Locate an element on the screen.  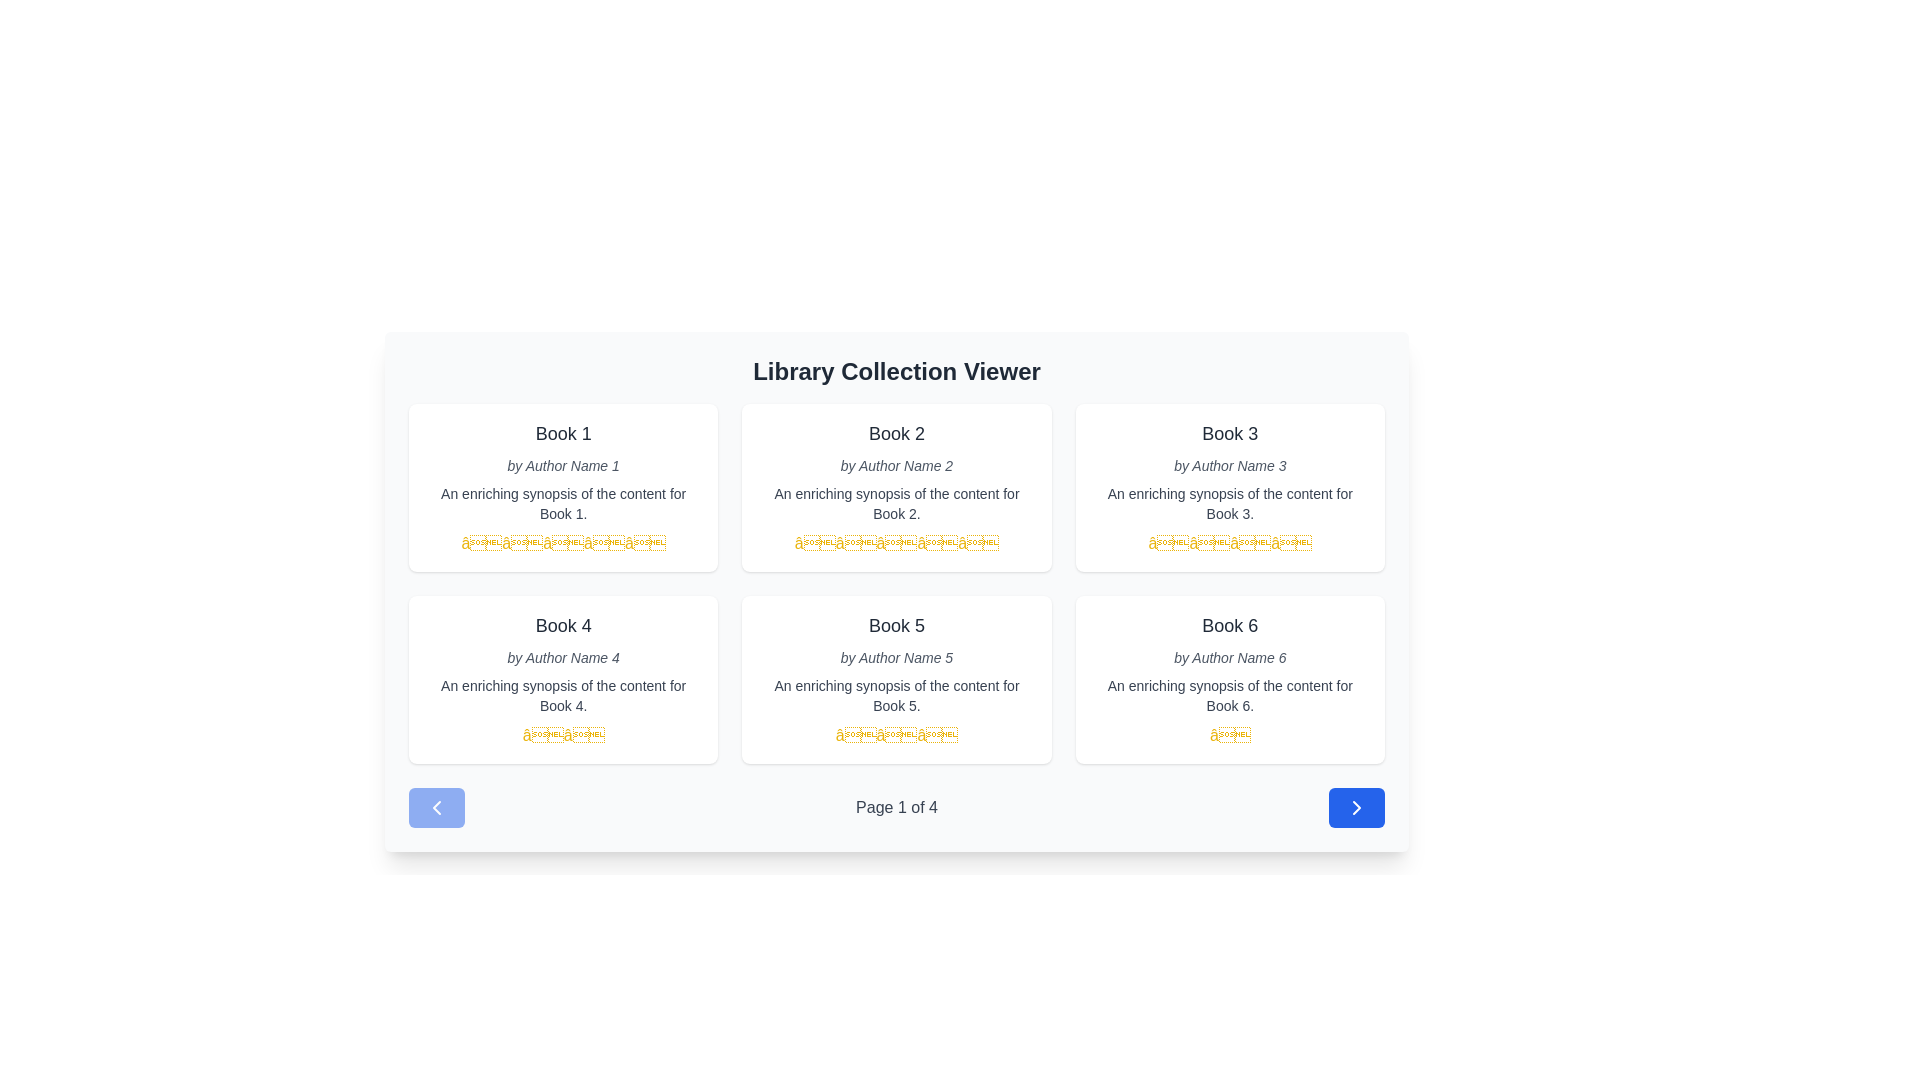
the icon located in the bottom left corner of the interface, which serves as a visual indicator for navigating to the previous page in the collection viewer is located at coordinates (435, 806).